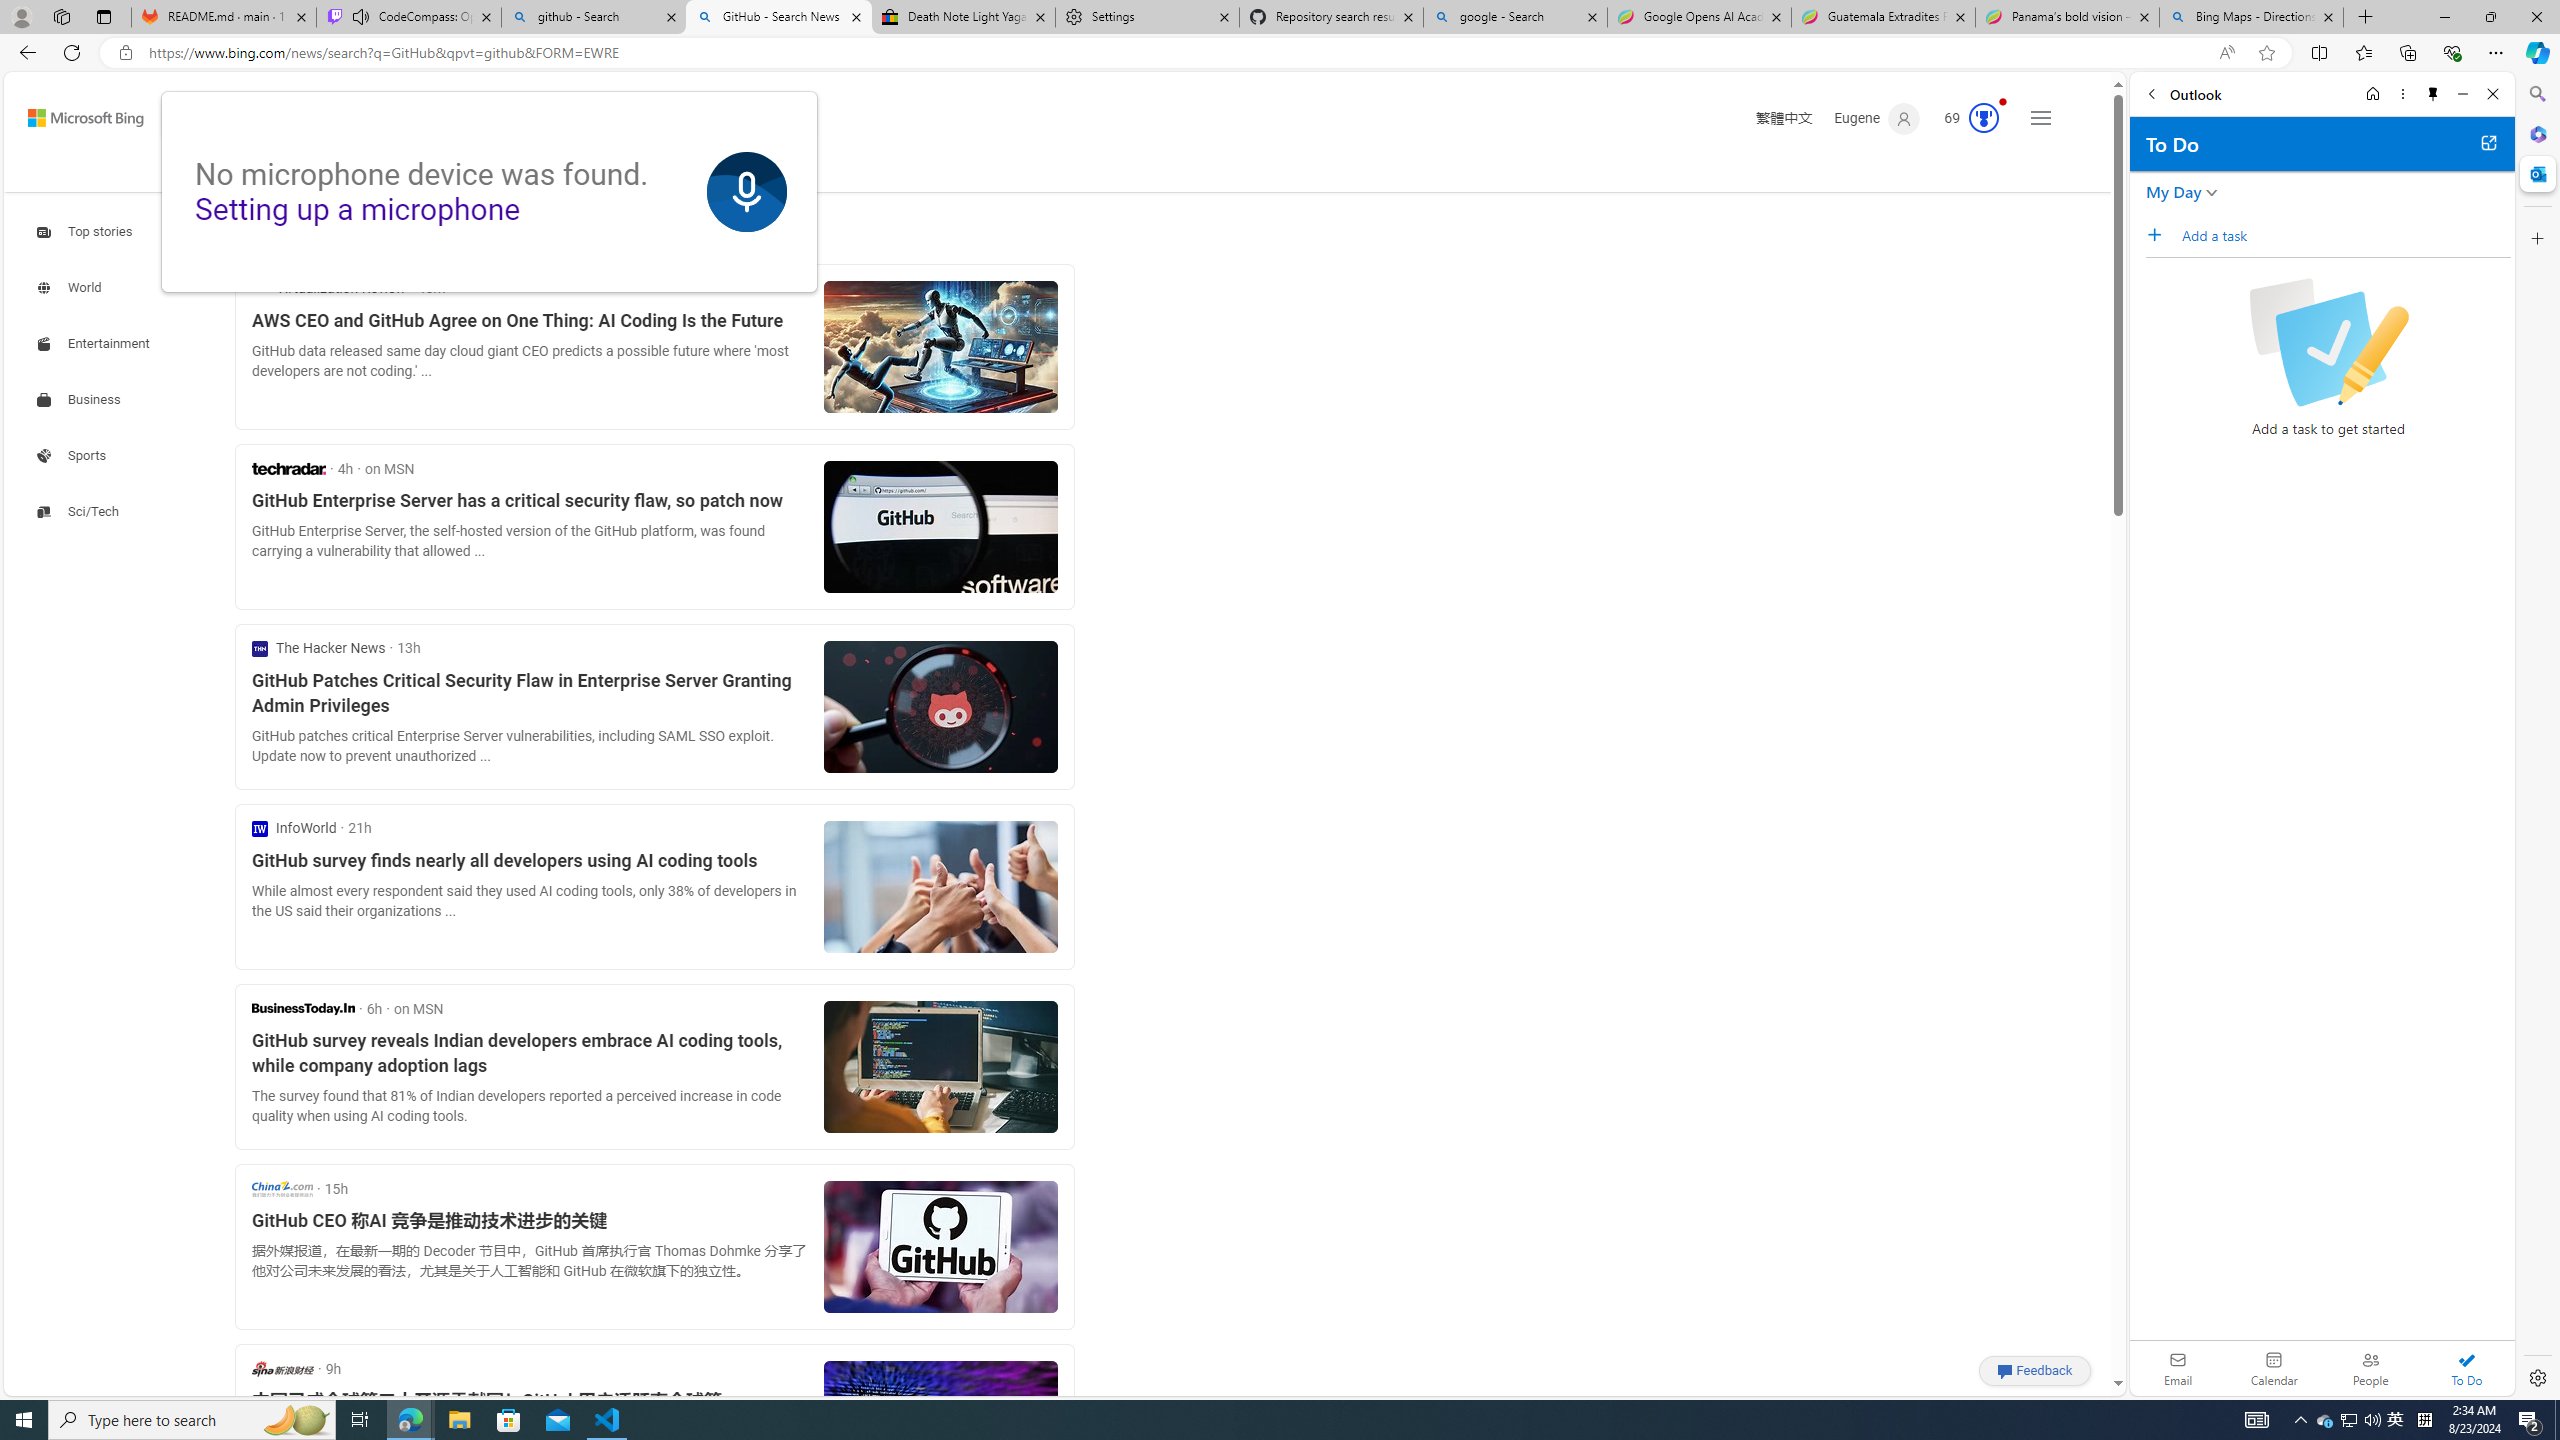 The height and width of the screenshot is (1440, 2560). What do you see at coordinates (220, 169) in the screenshot?
I see `'SEARCH'` at bounding box center [220, 169].